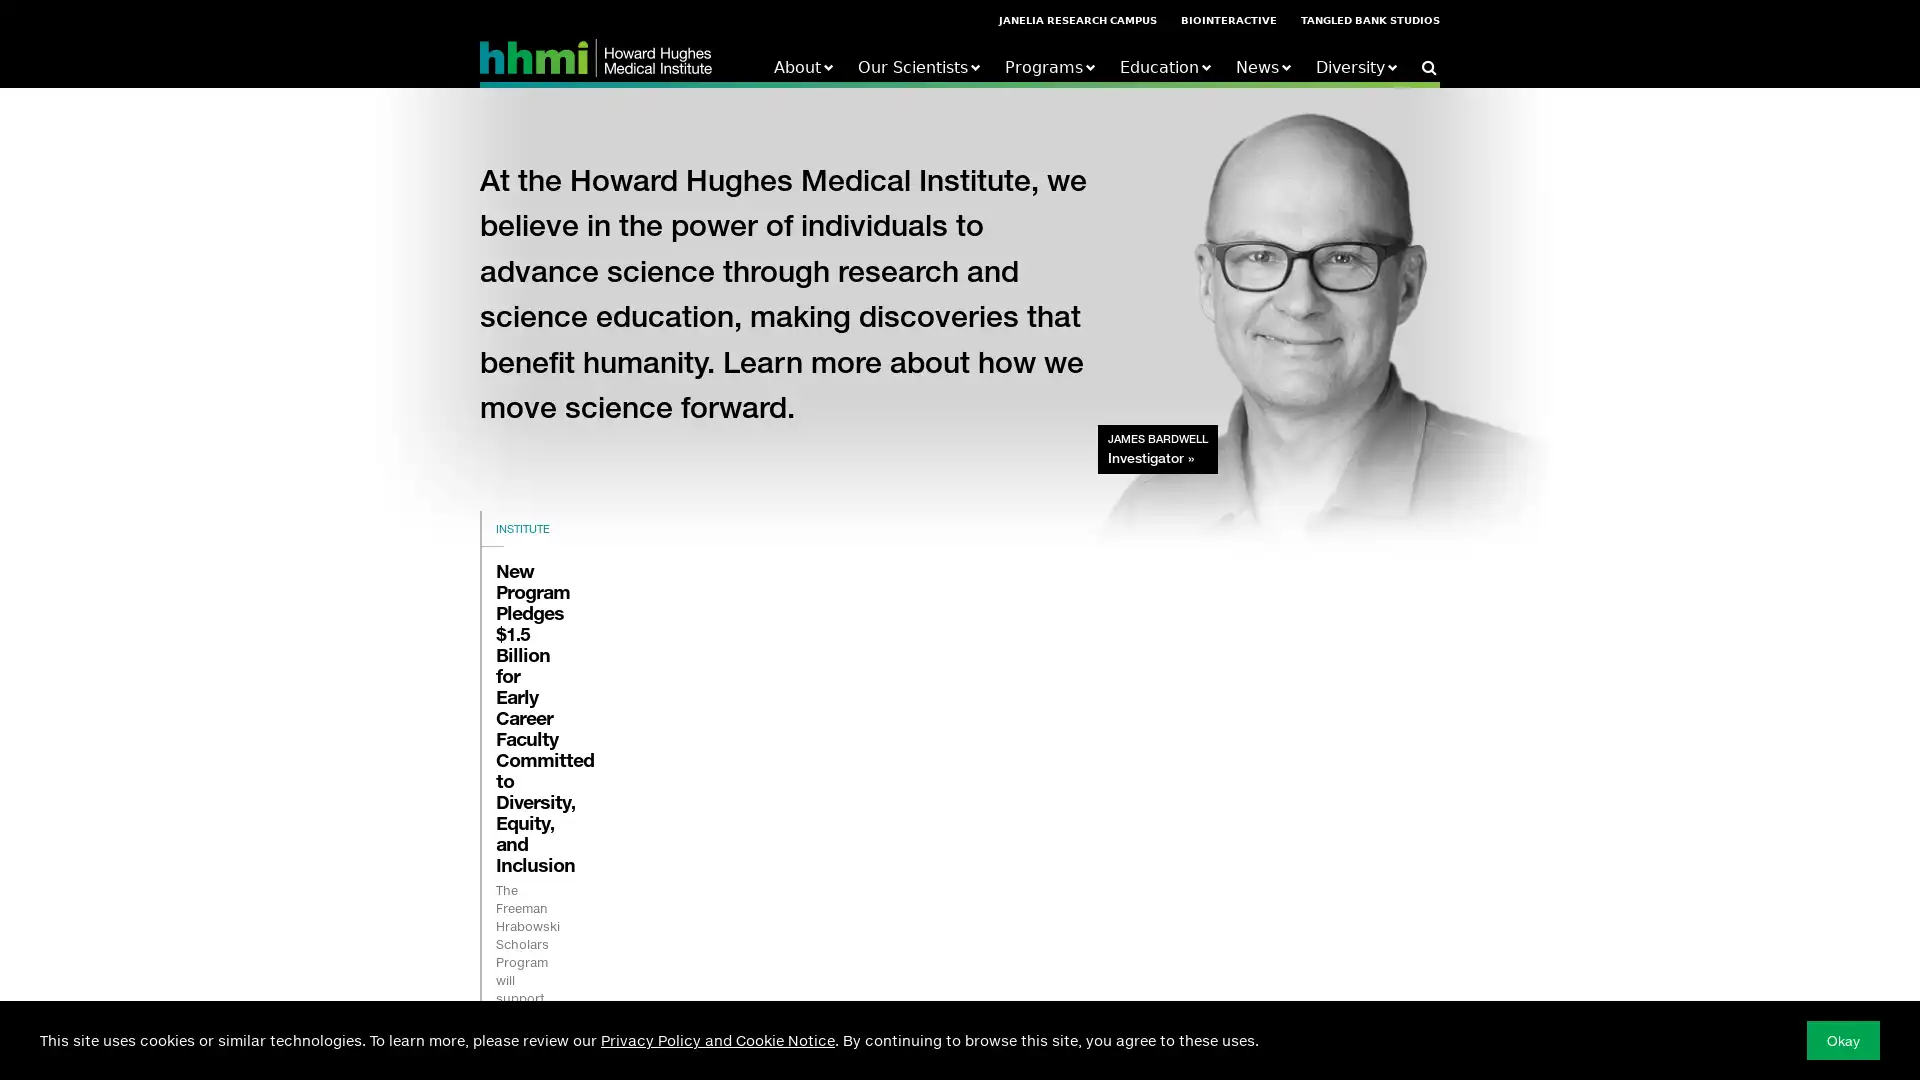  What do you see at coordinates (1049, 67) in the screenshot?
I see `Programs` at bounding box center [1049, 67].